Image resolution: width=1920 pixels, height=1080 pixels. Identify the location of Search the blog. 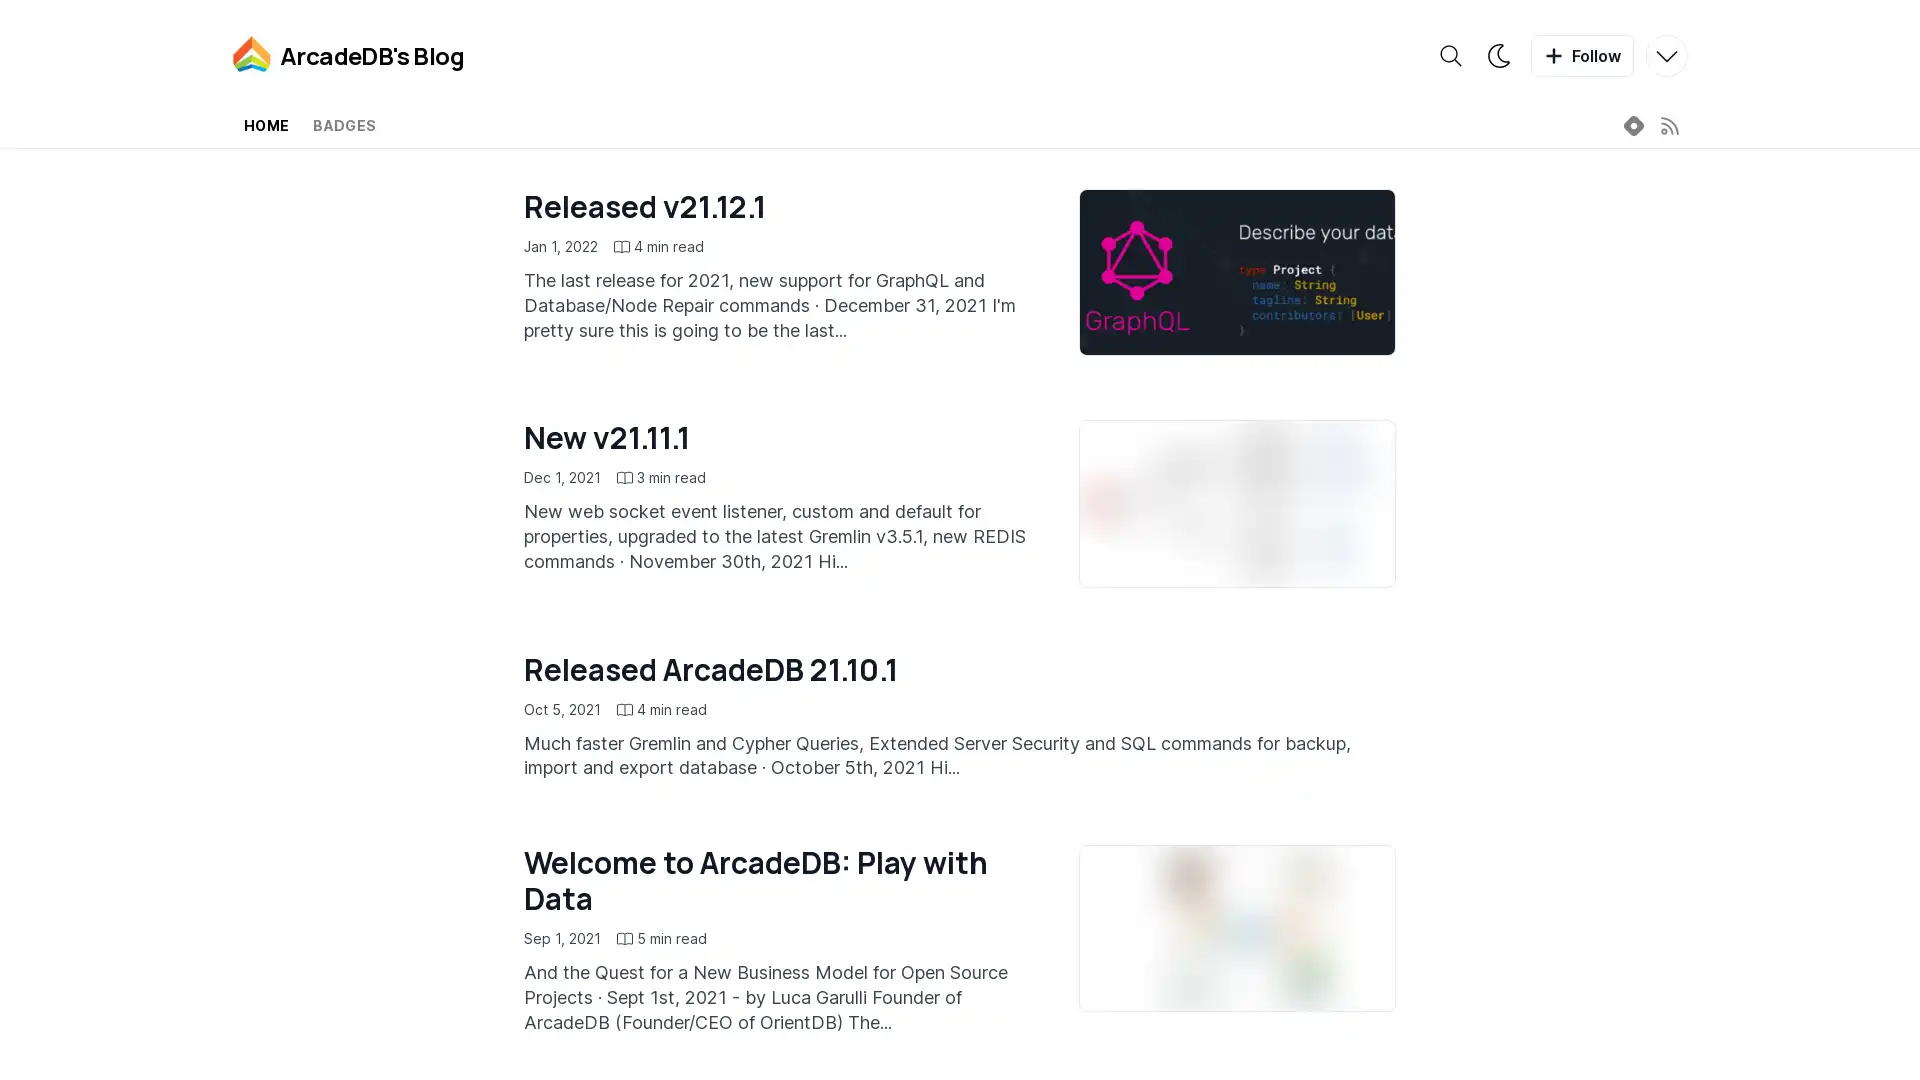
(1450, 55).